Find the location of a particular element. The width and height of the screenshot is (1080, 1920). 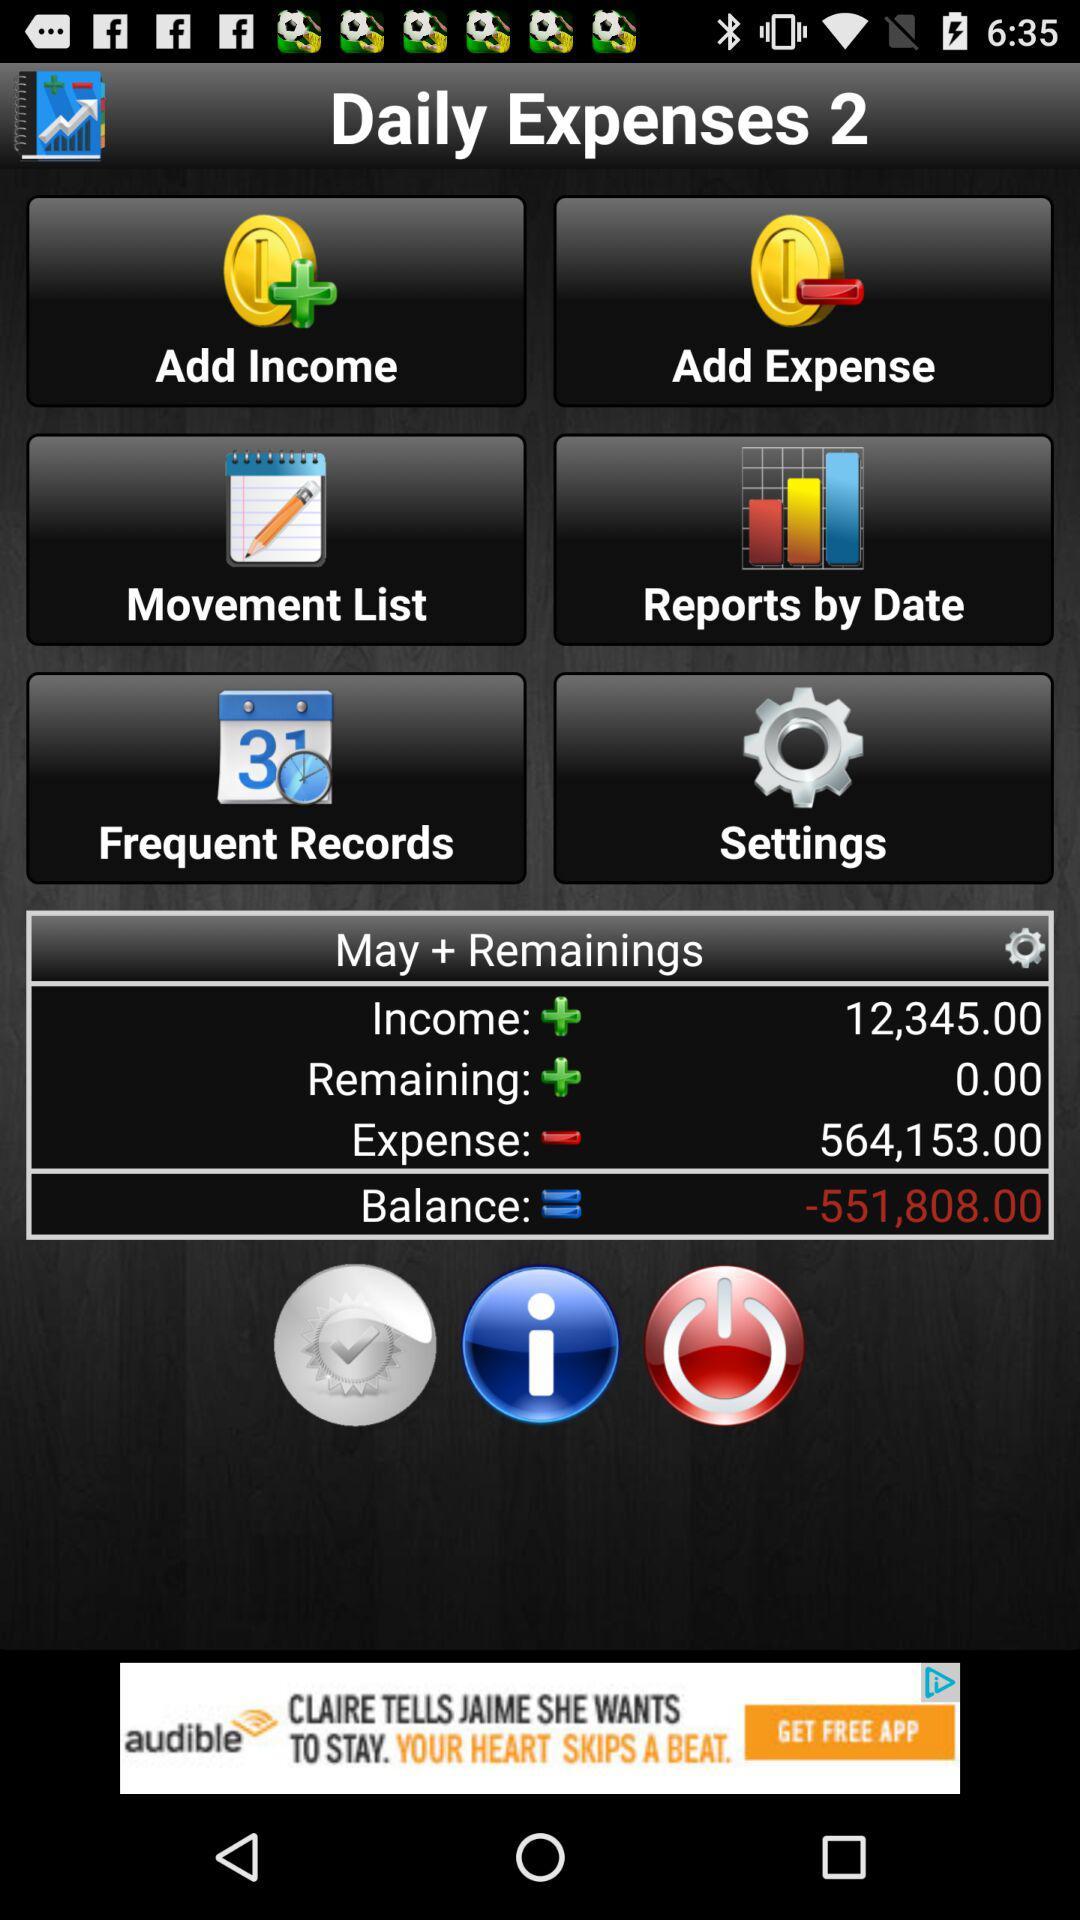

see your statistics is located at coordinates (58, 114).